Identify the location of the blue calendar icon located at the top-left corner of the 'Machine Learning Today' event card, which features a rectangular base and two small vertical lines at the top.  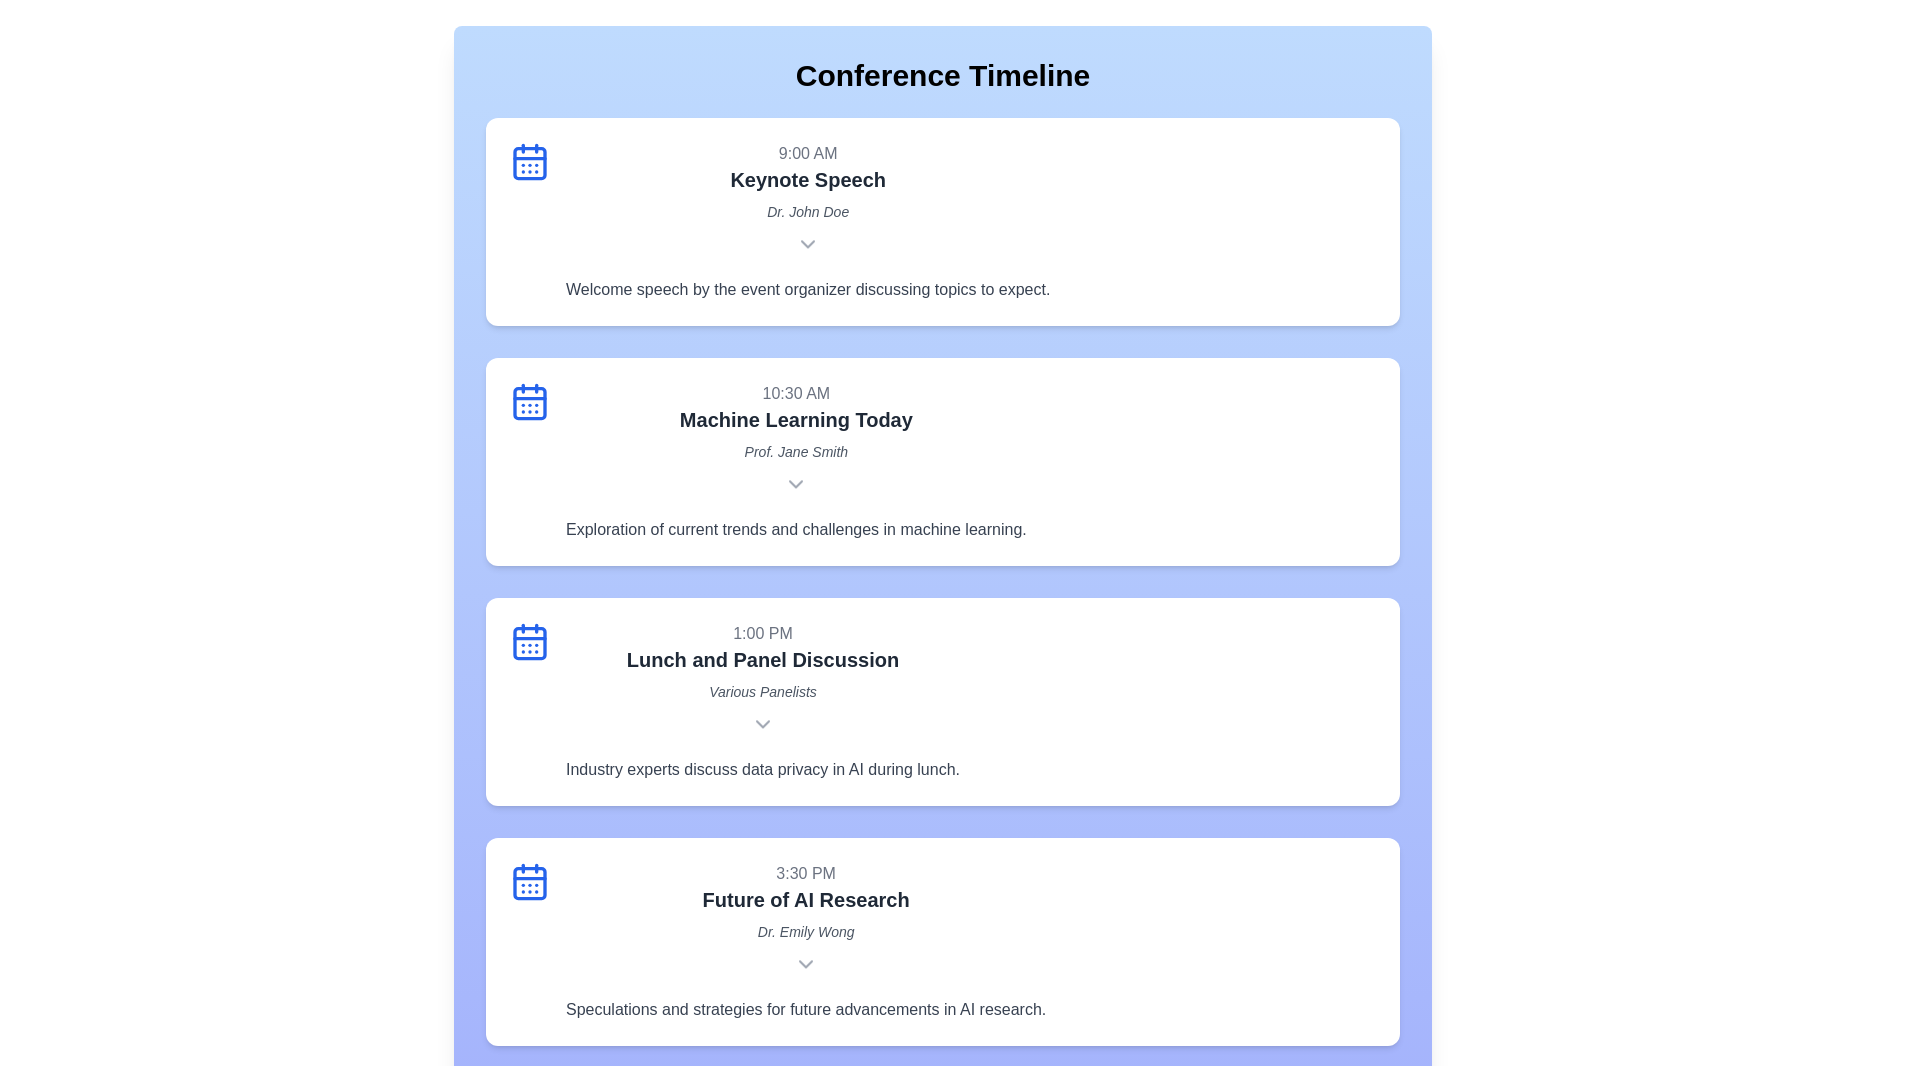
(529, 401).